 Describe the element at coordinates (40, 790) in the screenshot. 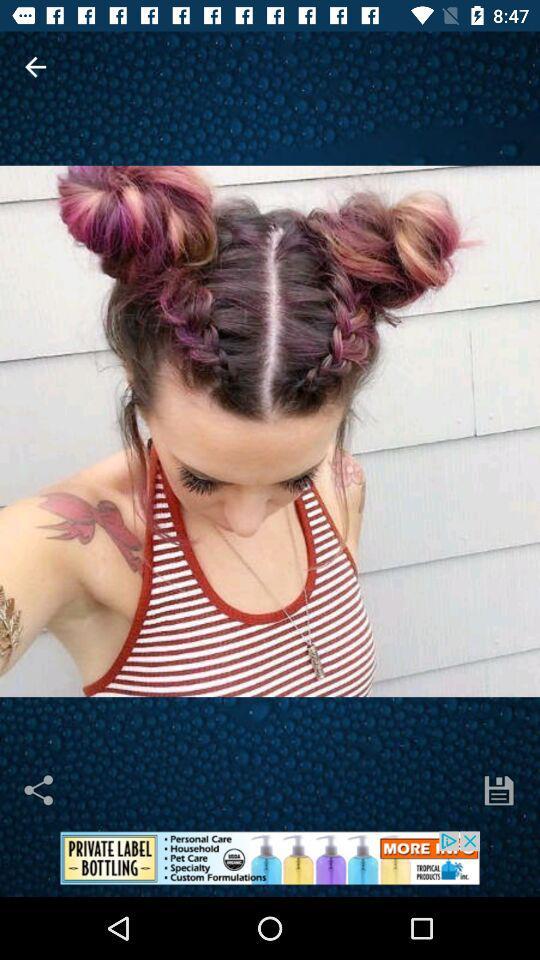

I see `the share icon` at that location.